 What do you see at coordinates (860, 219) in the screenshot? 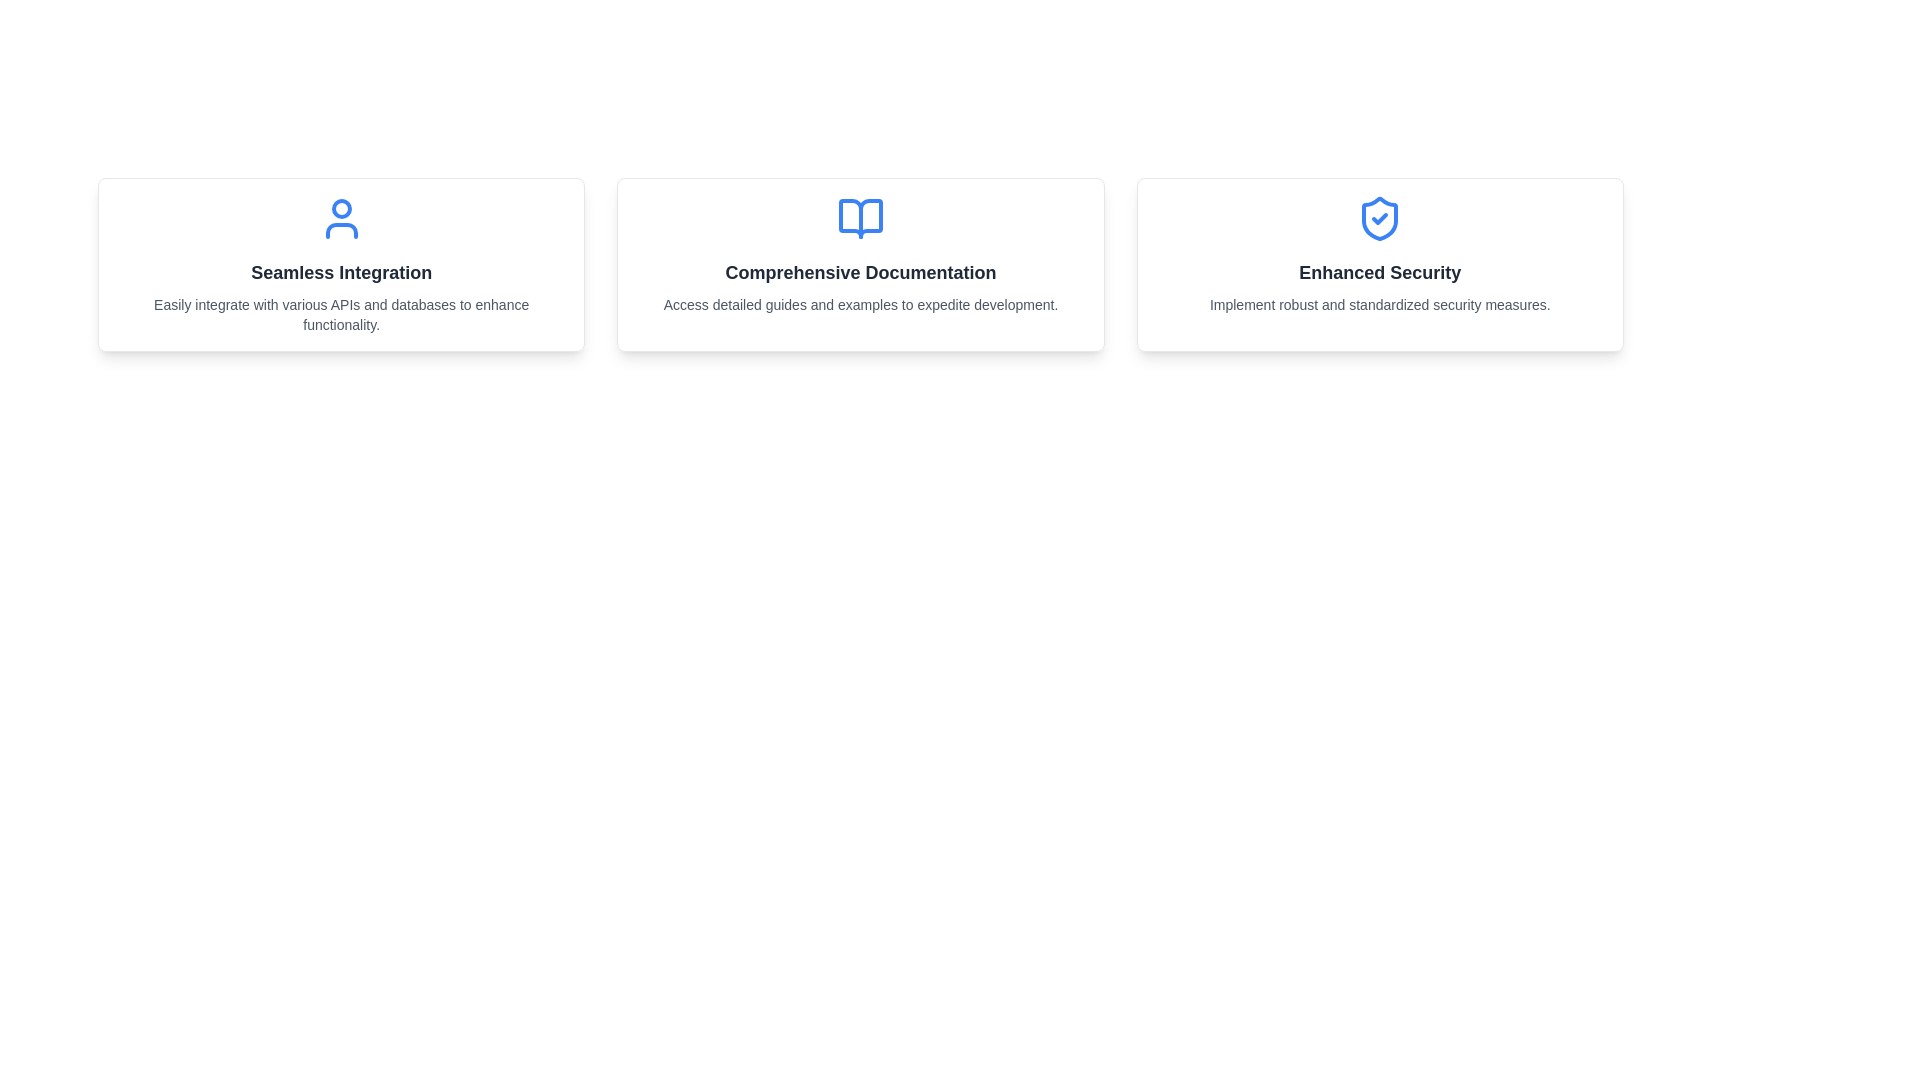
I see `the graphical icon located at the top-center of the card labeled 'Comprehensive Documentation', which serves as a visual representation for accessing documentation` at bounding box center [860, 219].